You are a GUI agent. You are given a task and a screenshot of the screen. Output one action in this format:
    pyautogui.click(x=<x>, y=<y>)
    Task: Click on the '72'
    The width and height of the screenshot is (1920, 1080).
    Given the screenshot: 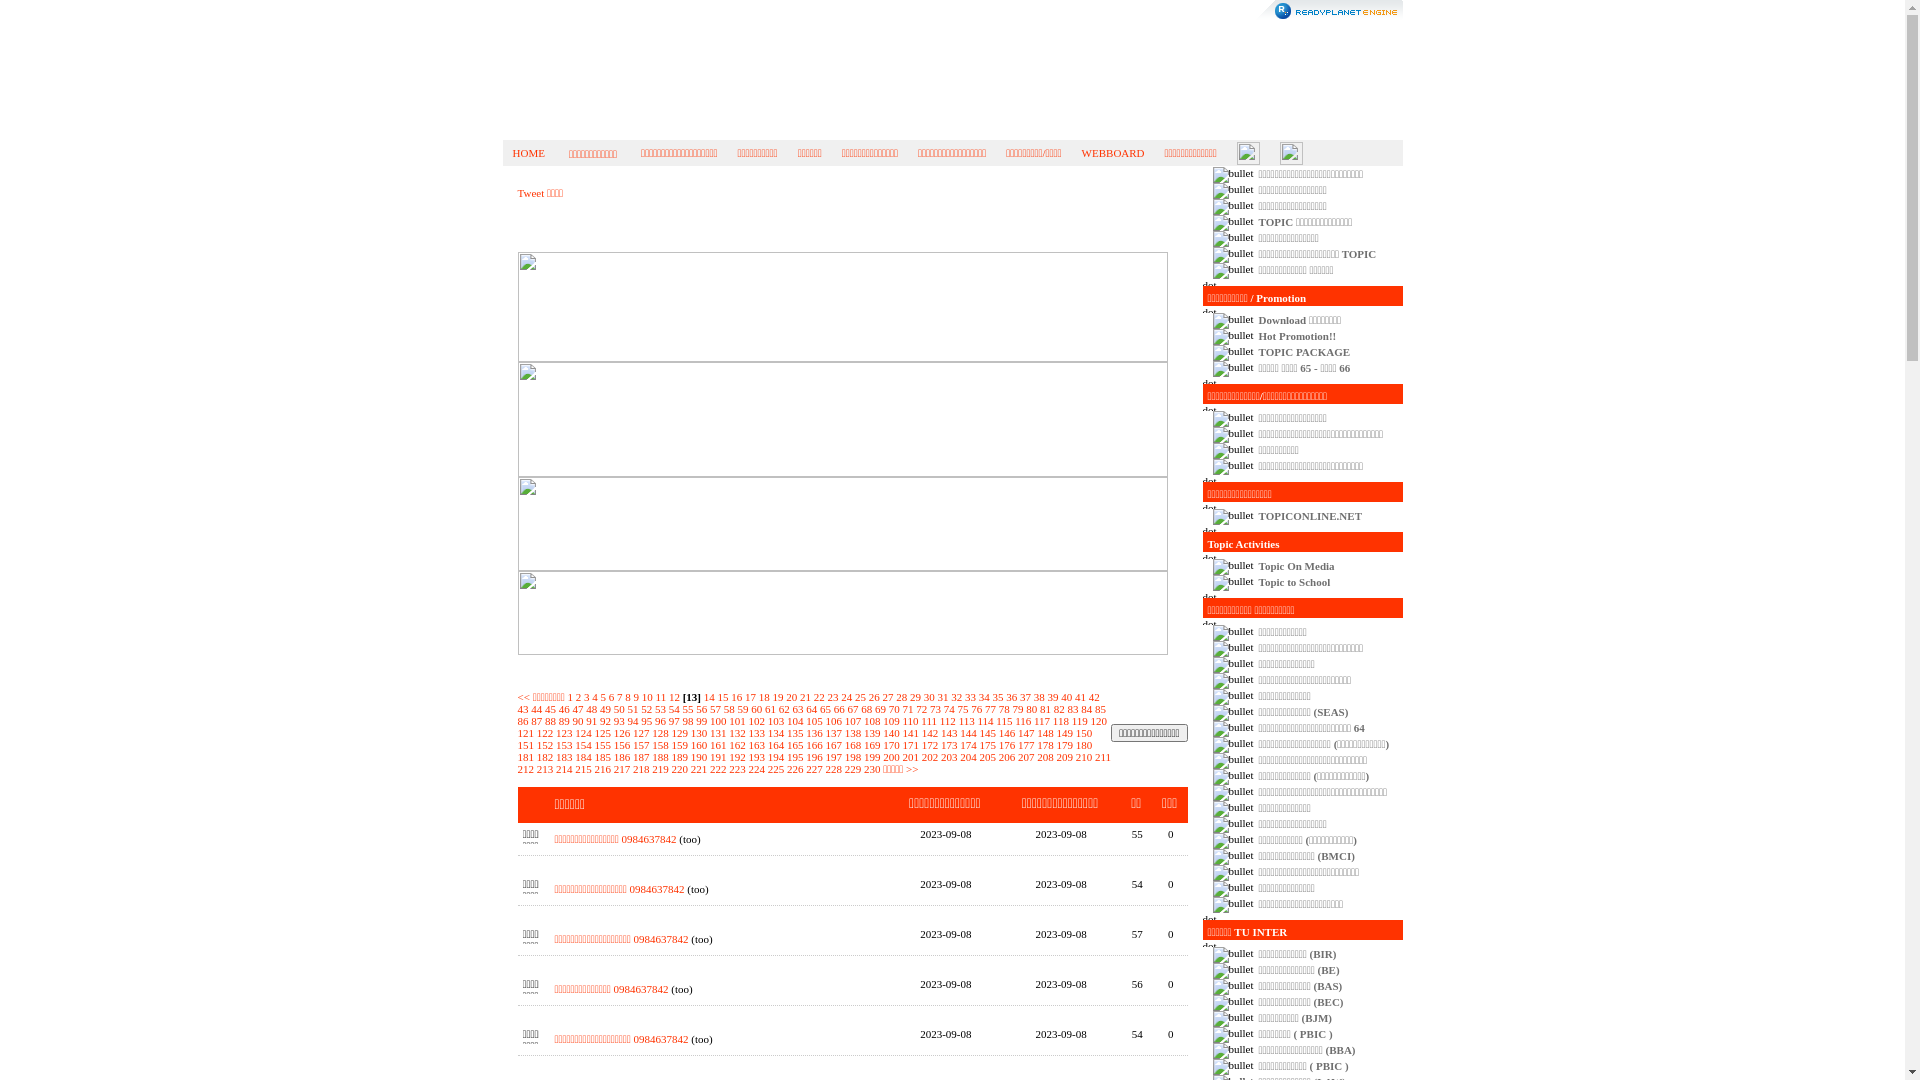 What is the action you would take?
    pyautogui.click(x=920, y=708)
    